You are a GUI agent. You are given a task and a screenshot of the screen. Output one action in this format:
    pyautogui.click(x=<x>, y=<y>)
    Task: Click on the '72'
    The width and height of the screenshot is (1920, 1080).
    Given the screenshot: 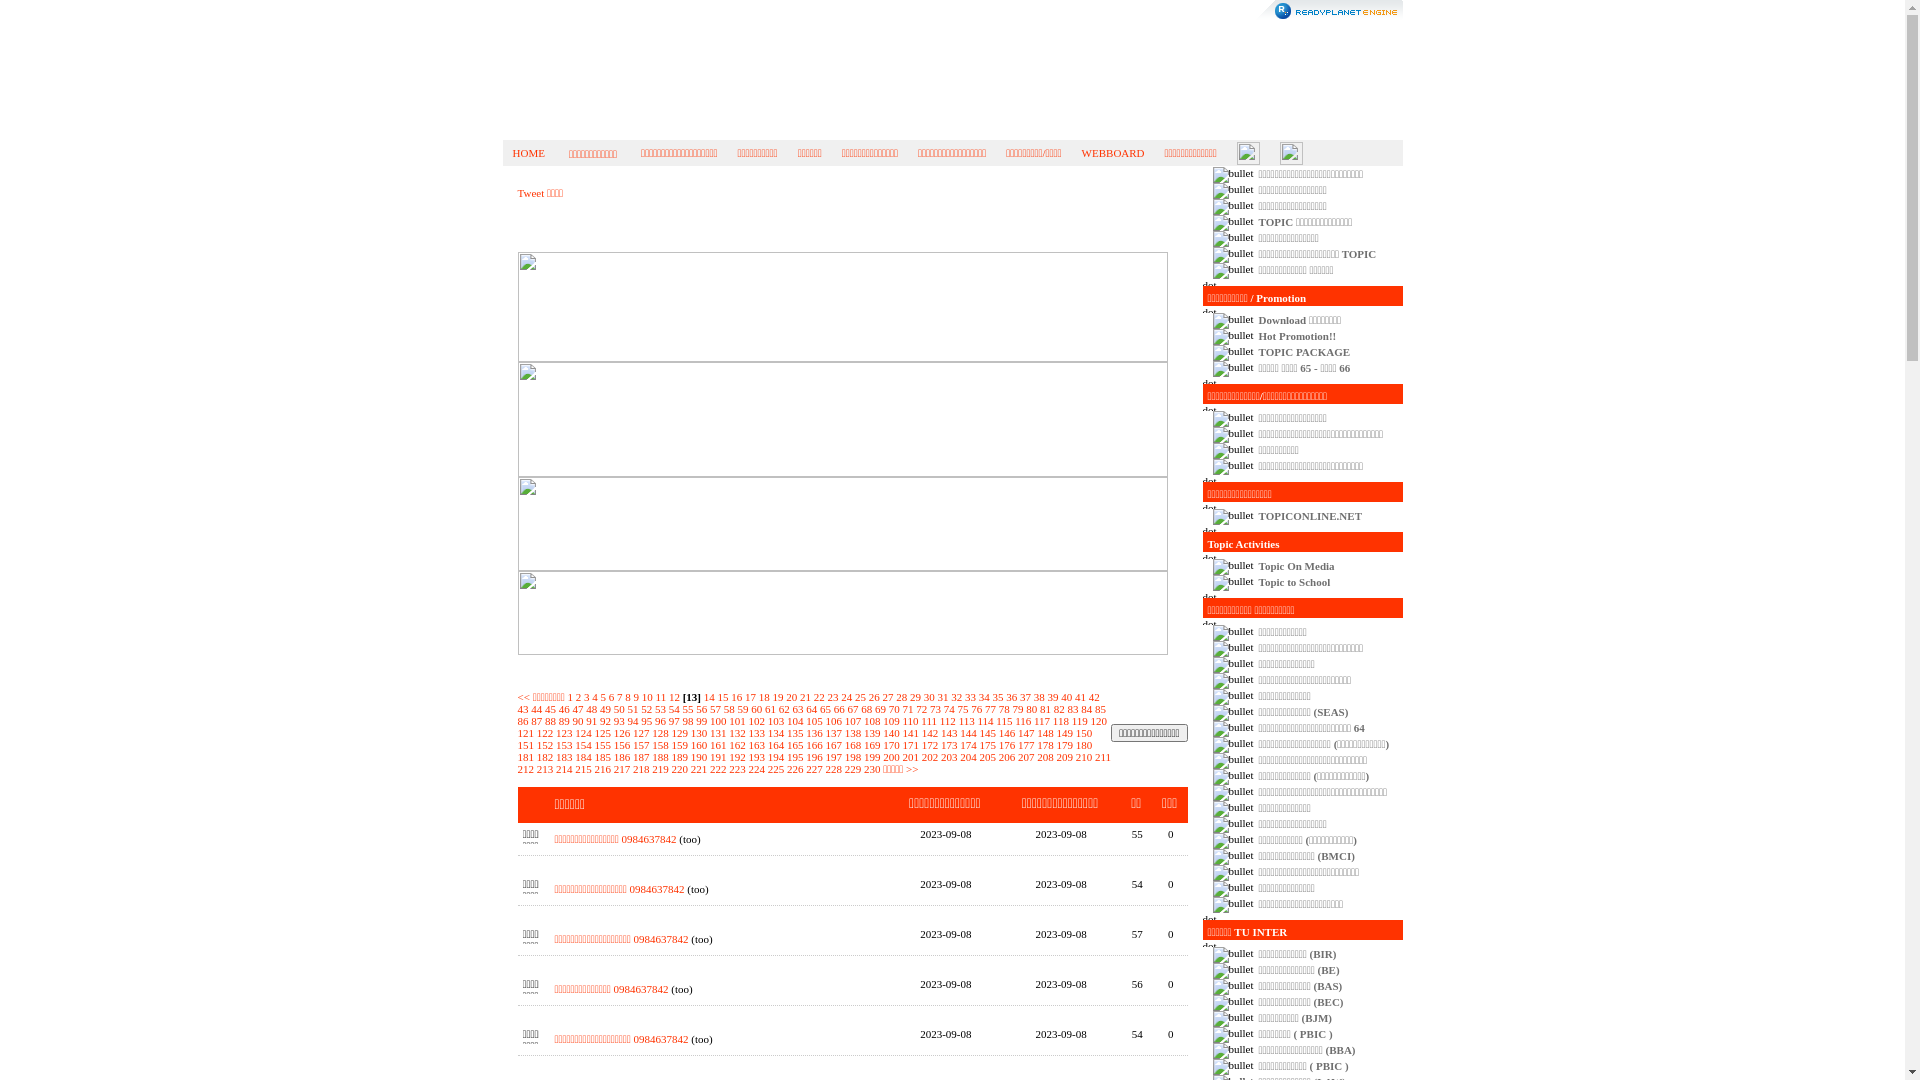 What is the action you would take?
    pyautogui.click(x=920, y=708)
    